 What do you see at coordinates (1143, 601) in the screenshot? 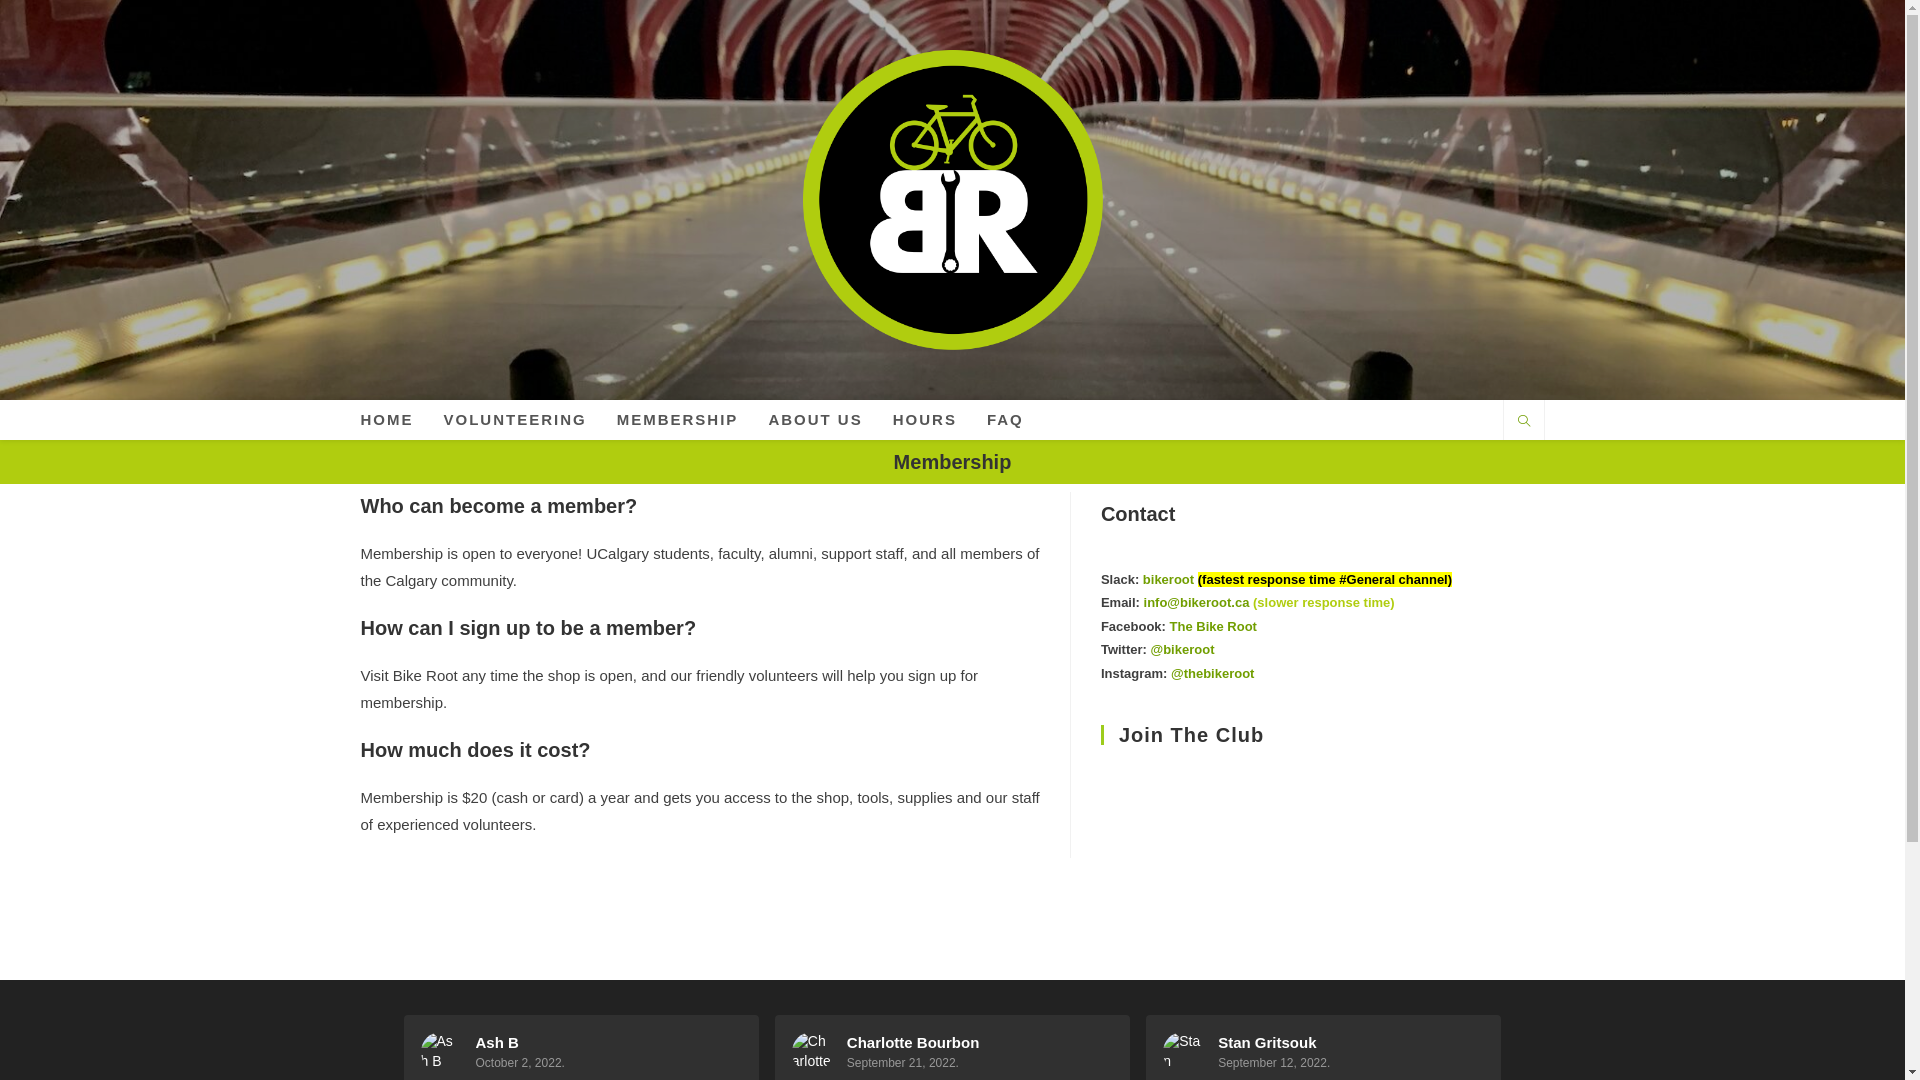
I see `'info@bikeroot.ca'` at bounding box center [1143, 601].